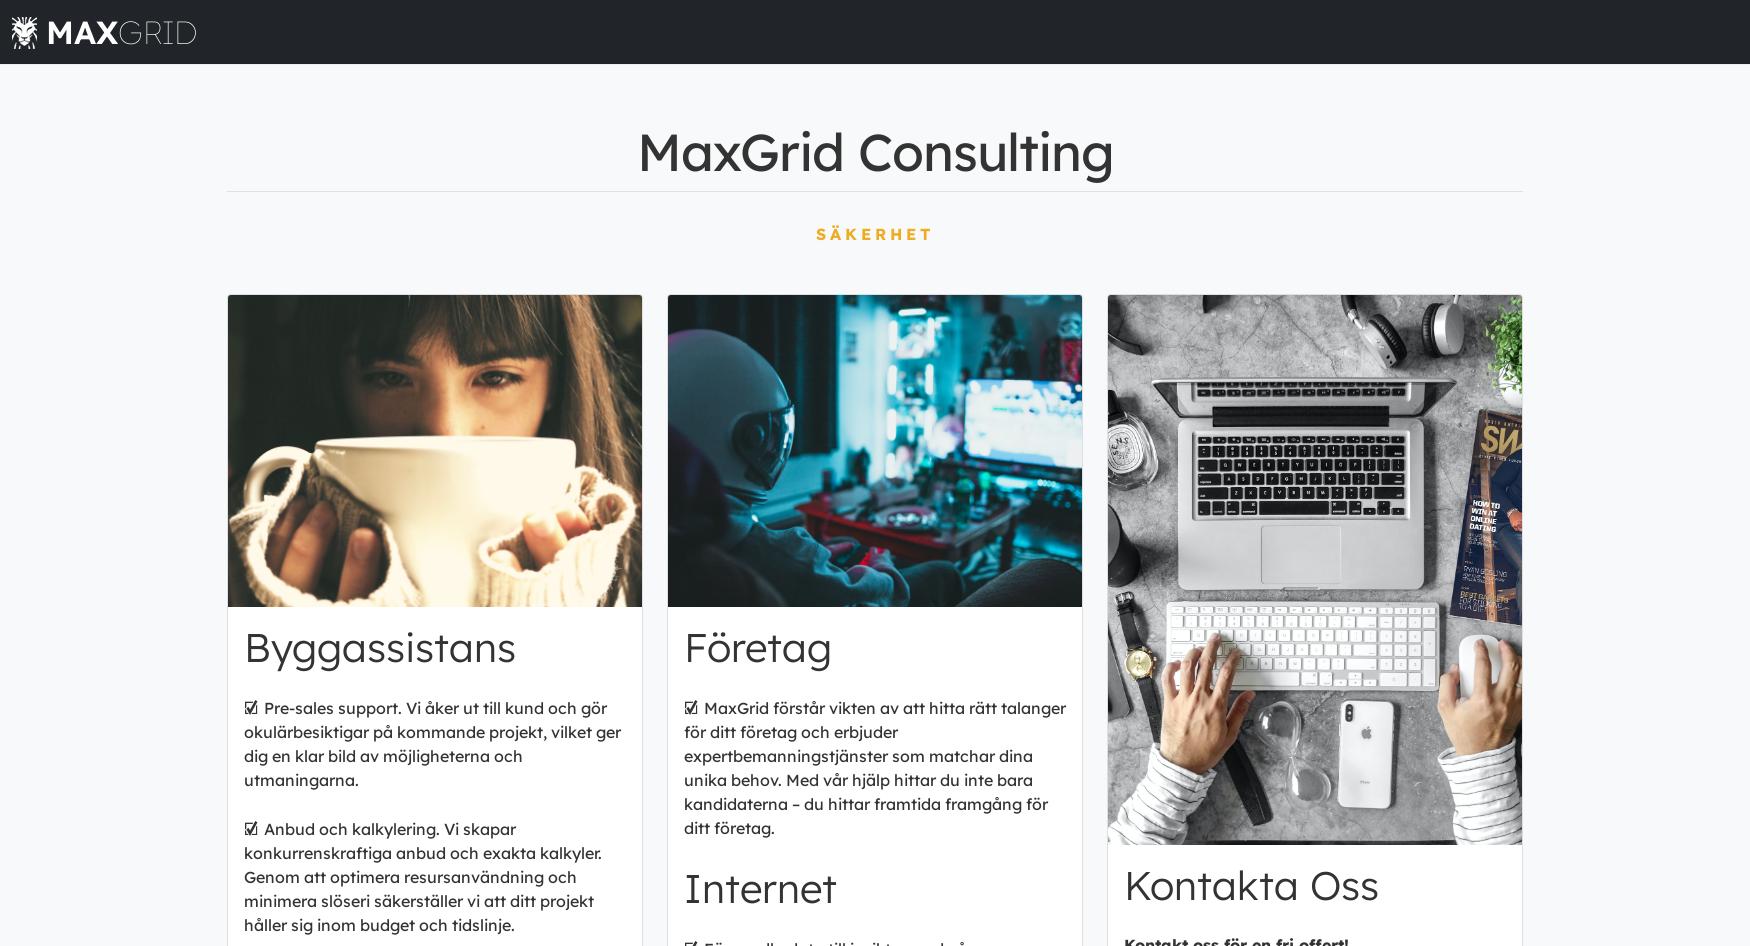 The image size is (1750, 946). Describe the element at coordinates (82, 31) in the screenshot. I see `'MAX'` at that location.